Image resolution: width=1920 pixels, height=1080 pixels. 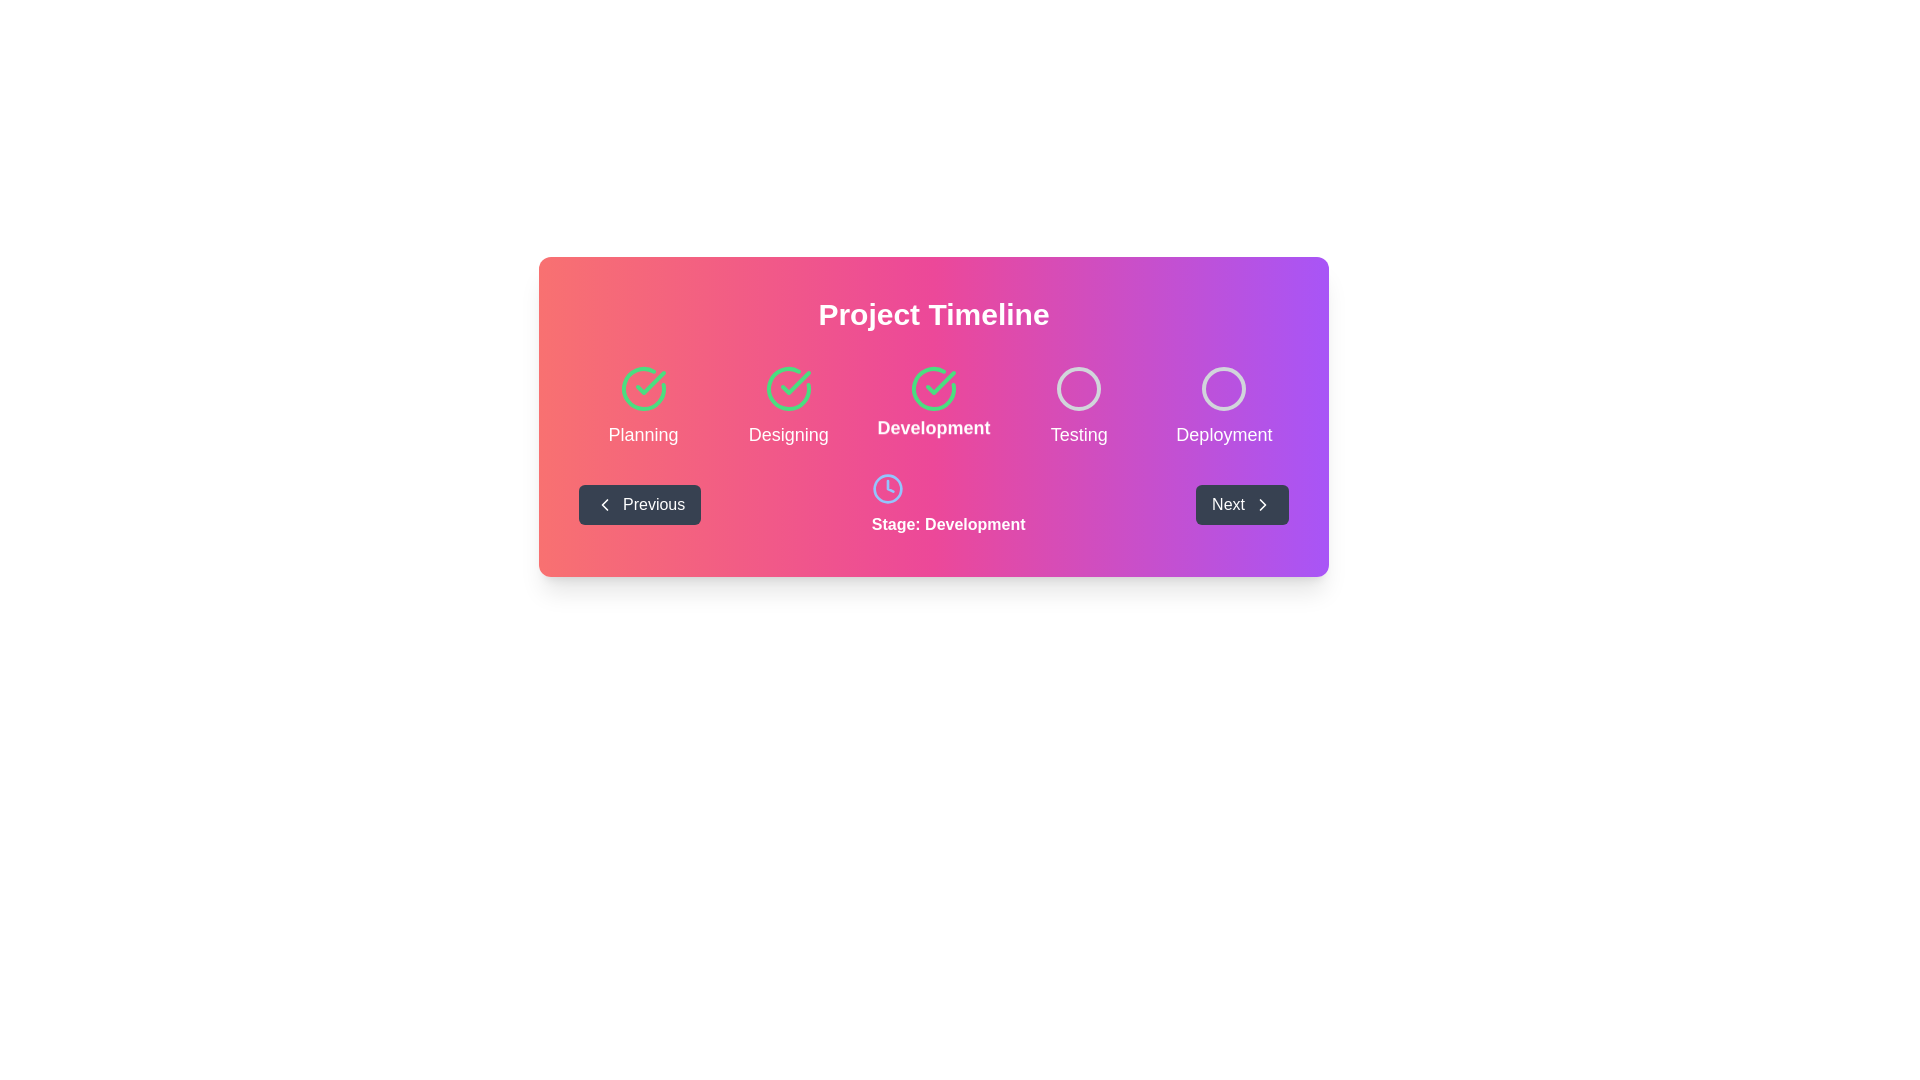 What do you see at coordinates (643, 434) in the screenshot?
I see `the 'Planning' label, which is a medium-sized white text label located beneath a green checkmark icon, aligned with other labels on a horizontal timeline` at bounding box center [643, 434].